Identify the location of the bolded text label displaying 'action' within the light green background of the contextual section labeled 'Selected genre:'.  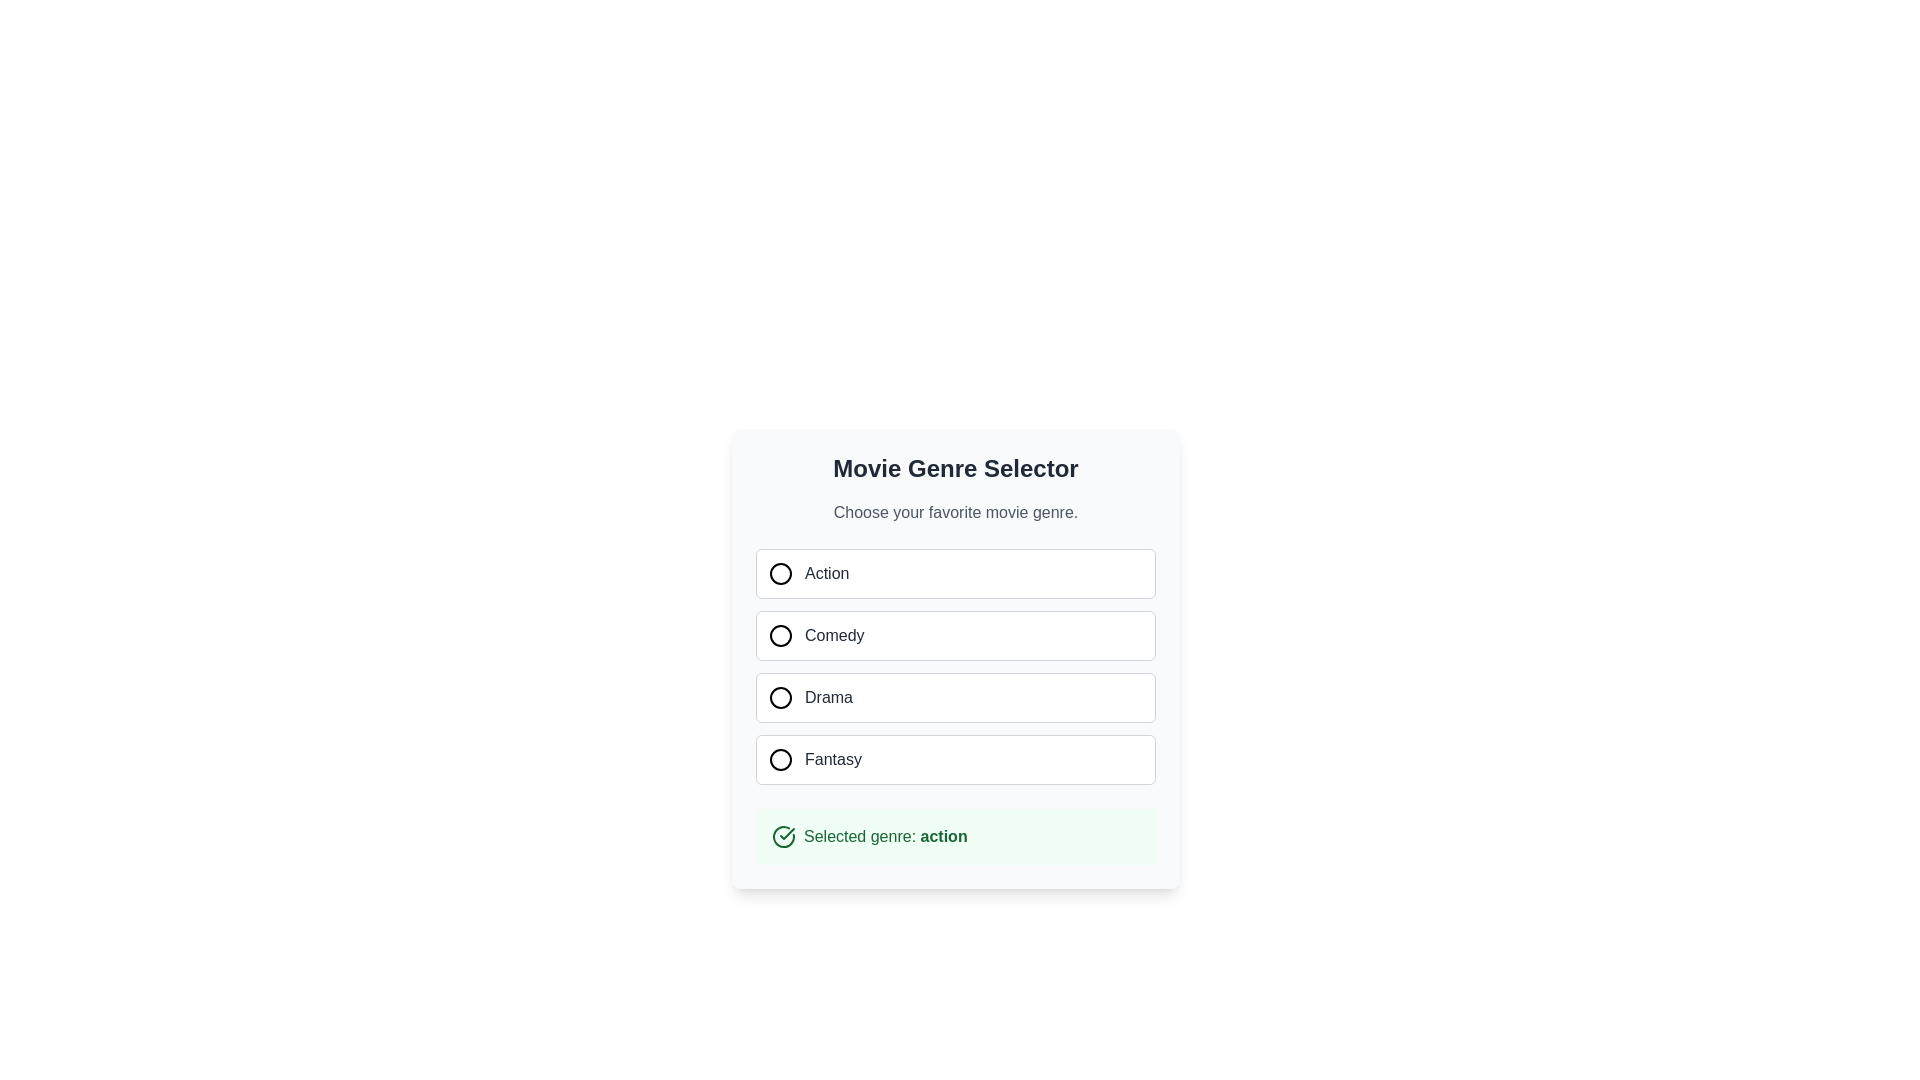
(943, 836).